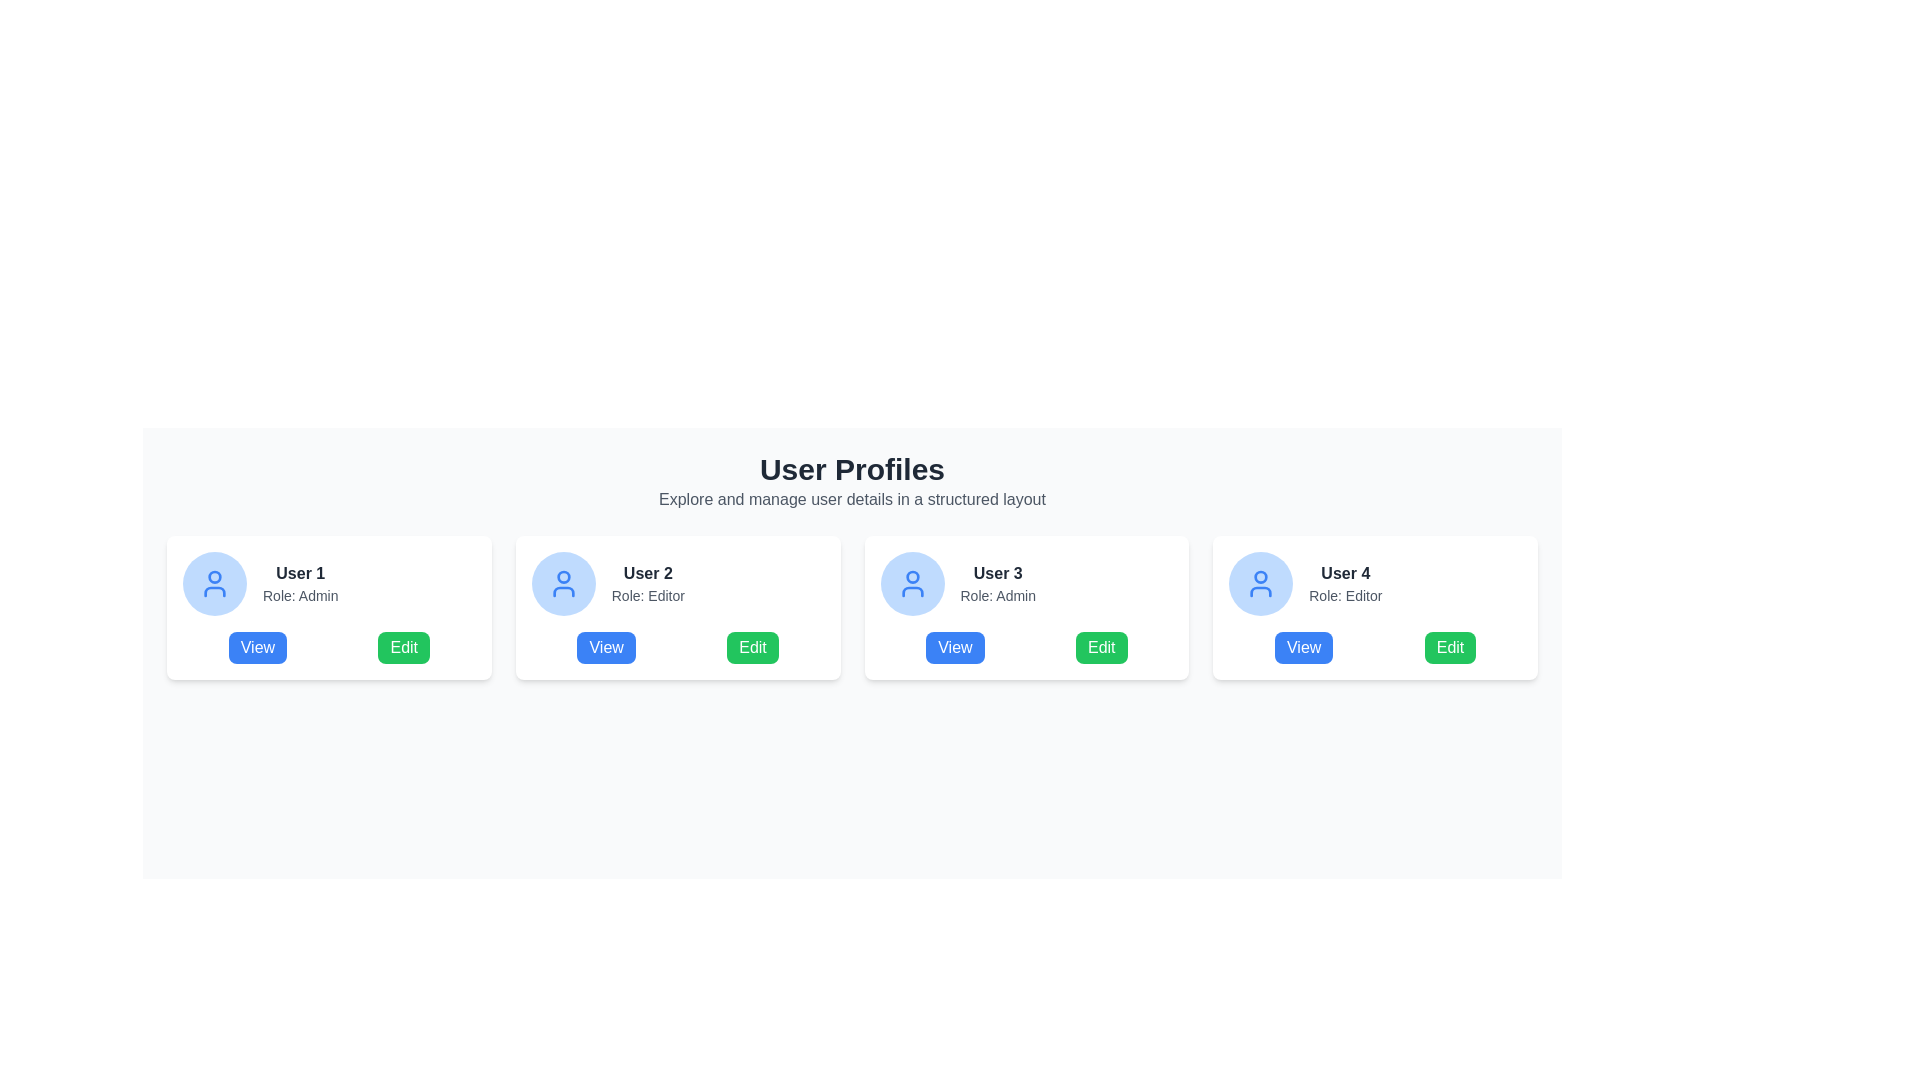 The image size is (1920, 1080). I want to click on the Text label that displays 'User 4' in bold and 'Role: Editor' in a smaller font, located in the last card under 'User Profiles', so click(1345, 583).